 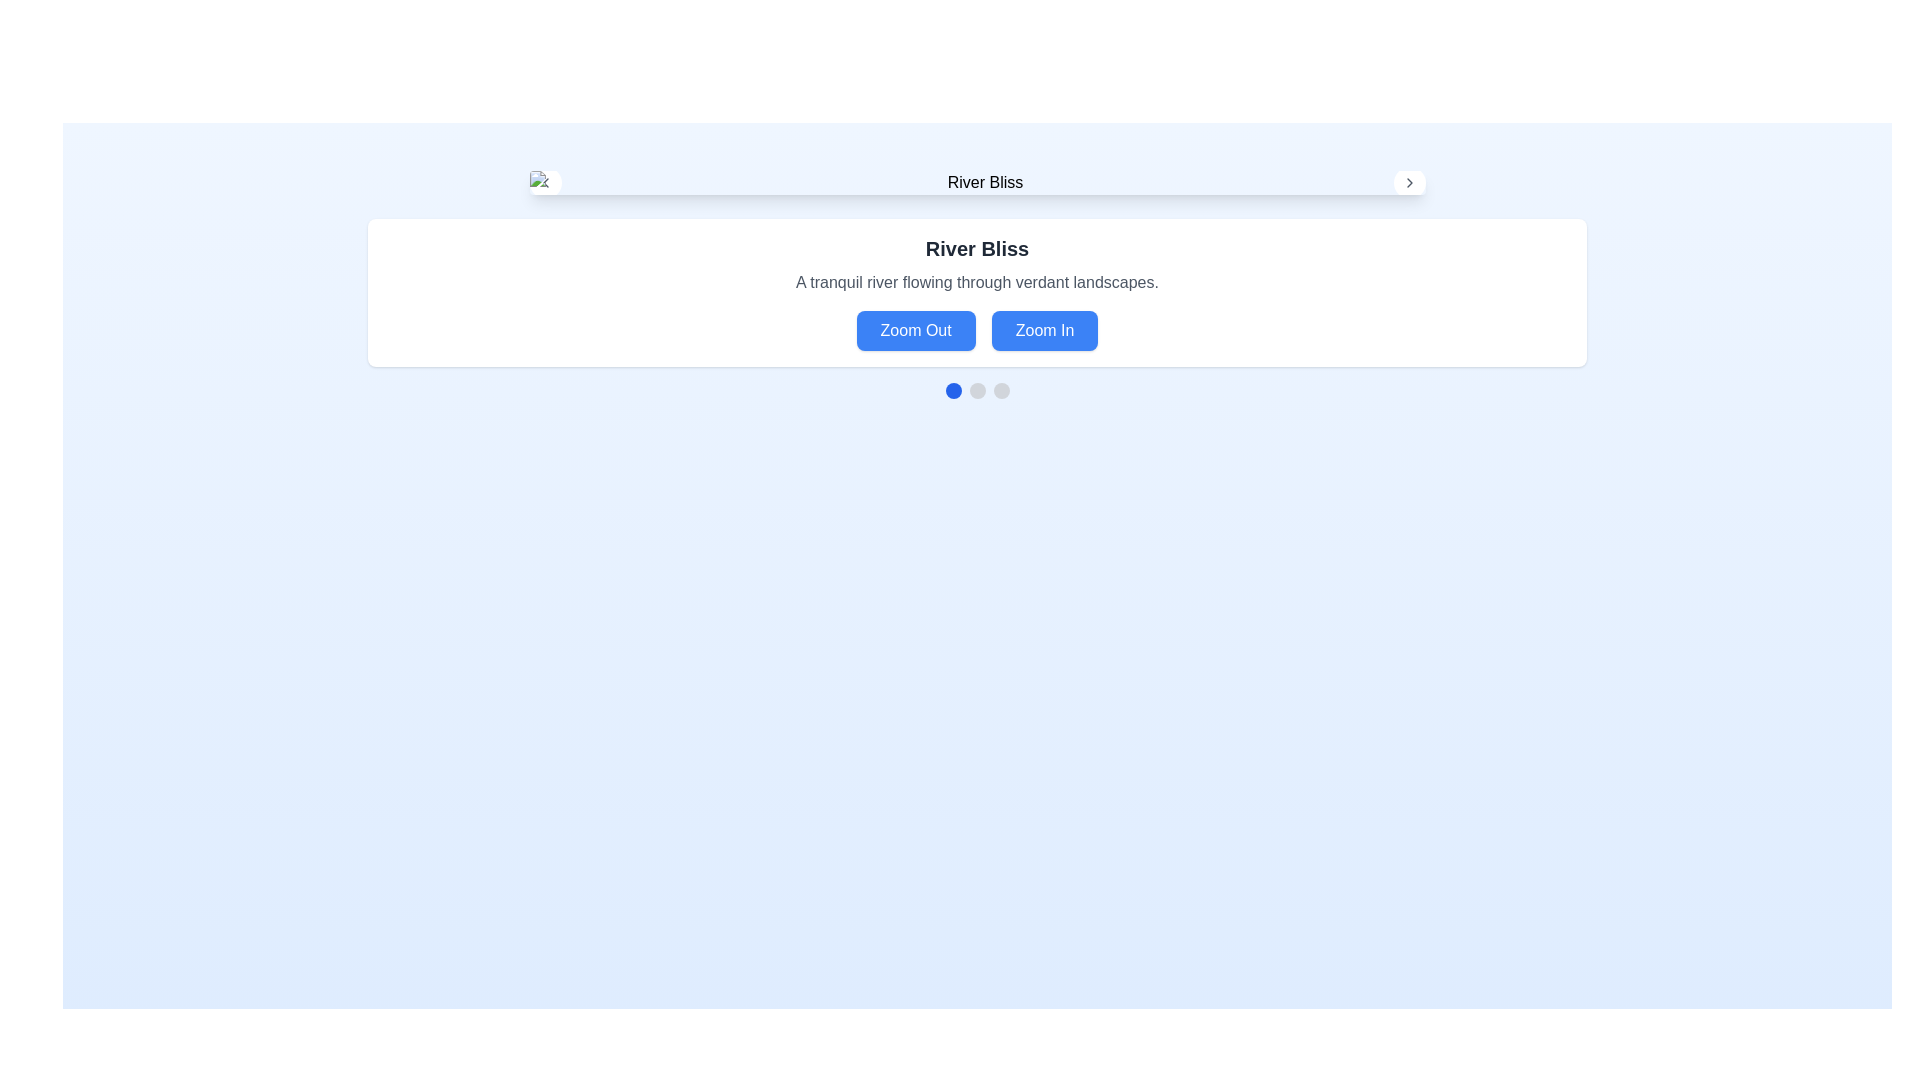 What do you see at coordinates (977, 390) in the screenshot?
I see `the second circular button in the button group located below the 'Zoom Out' and 'Zoom In' buttons, which serves as a navigation control for selecting or highlighting content` at bounding box center [977, 390].